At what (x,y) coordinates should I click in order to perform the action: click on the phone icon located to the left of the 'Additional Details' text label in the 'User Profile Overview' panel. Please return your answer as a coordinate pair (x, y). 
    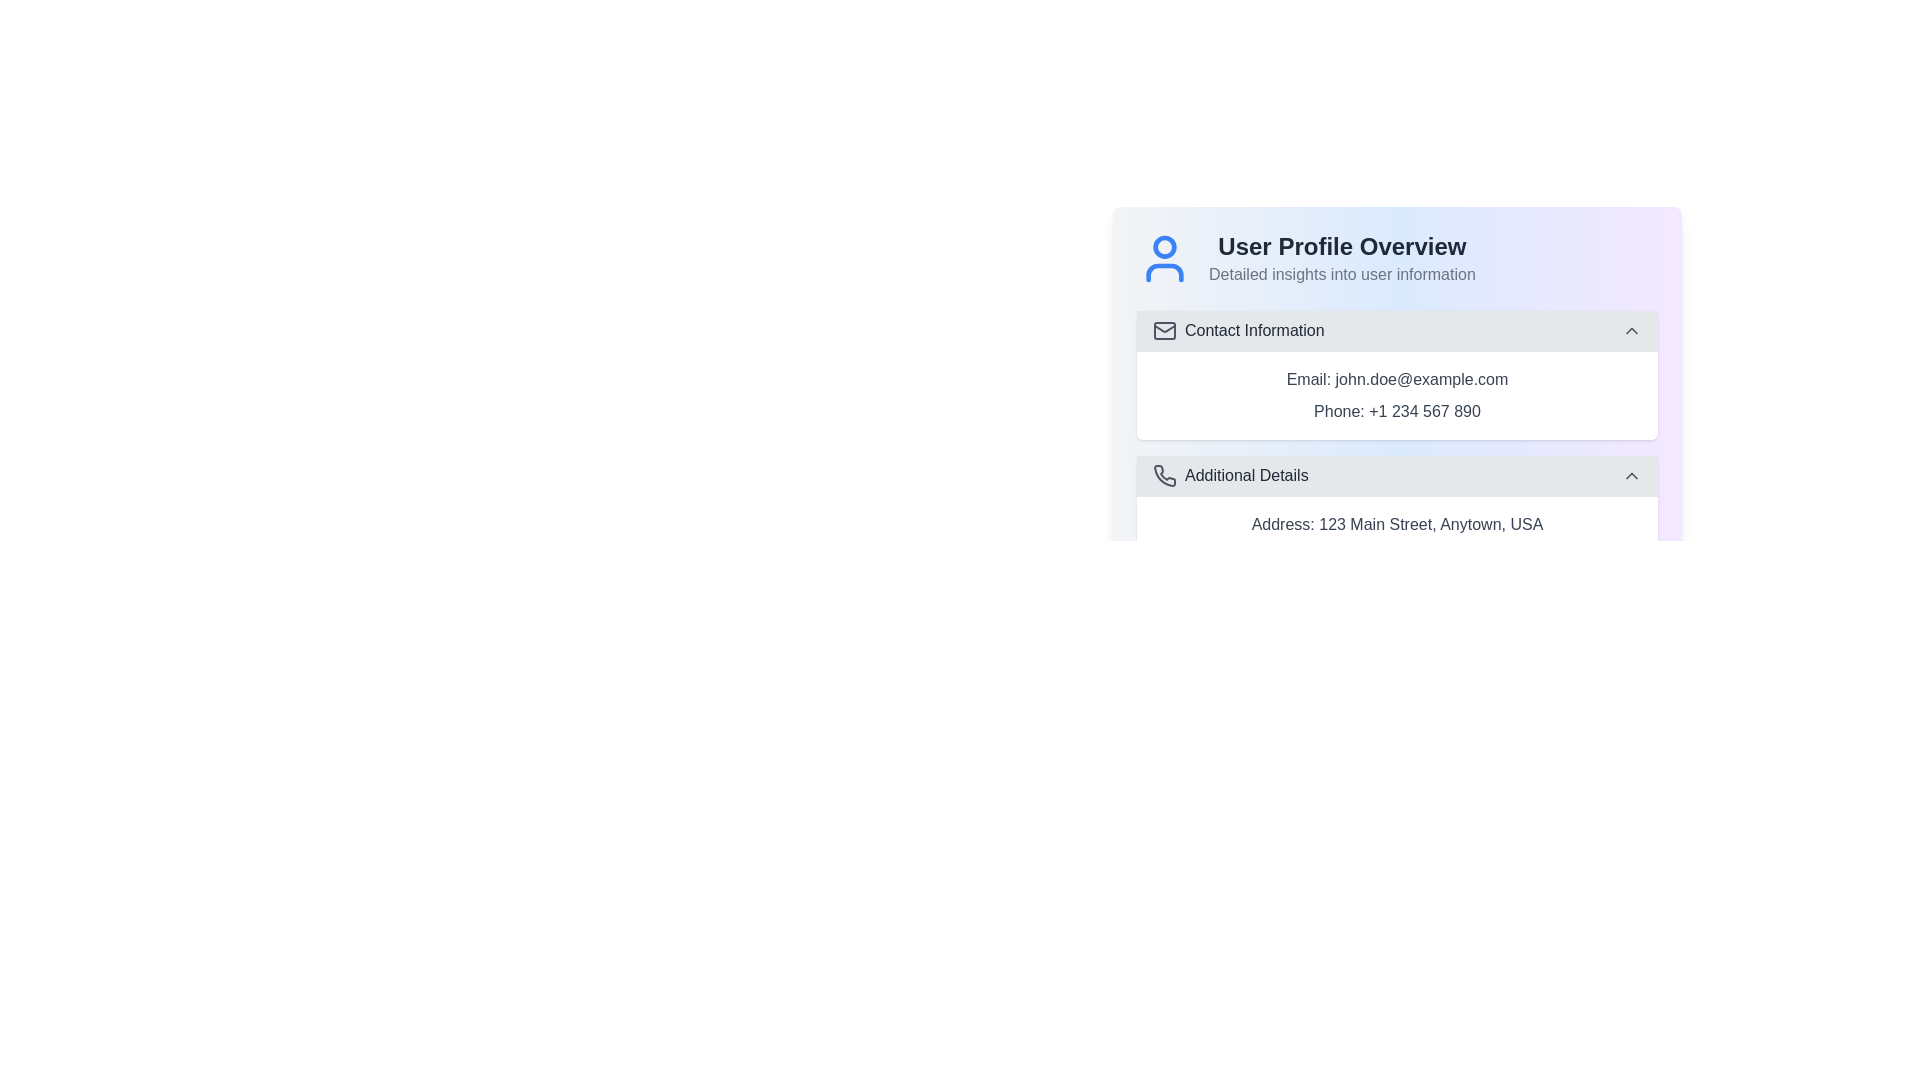
    Looking at the image, I should click on (1165, 475).